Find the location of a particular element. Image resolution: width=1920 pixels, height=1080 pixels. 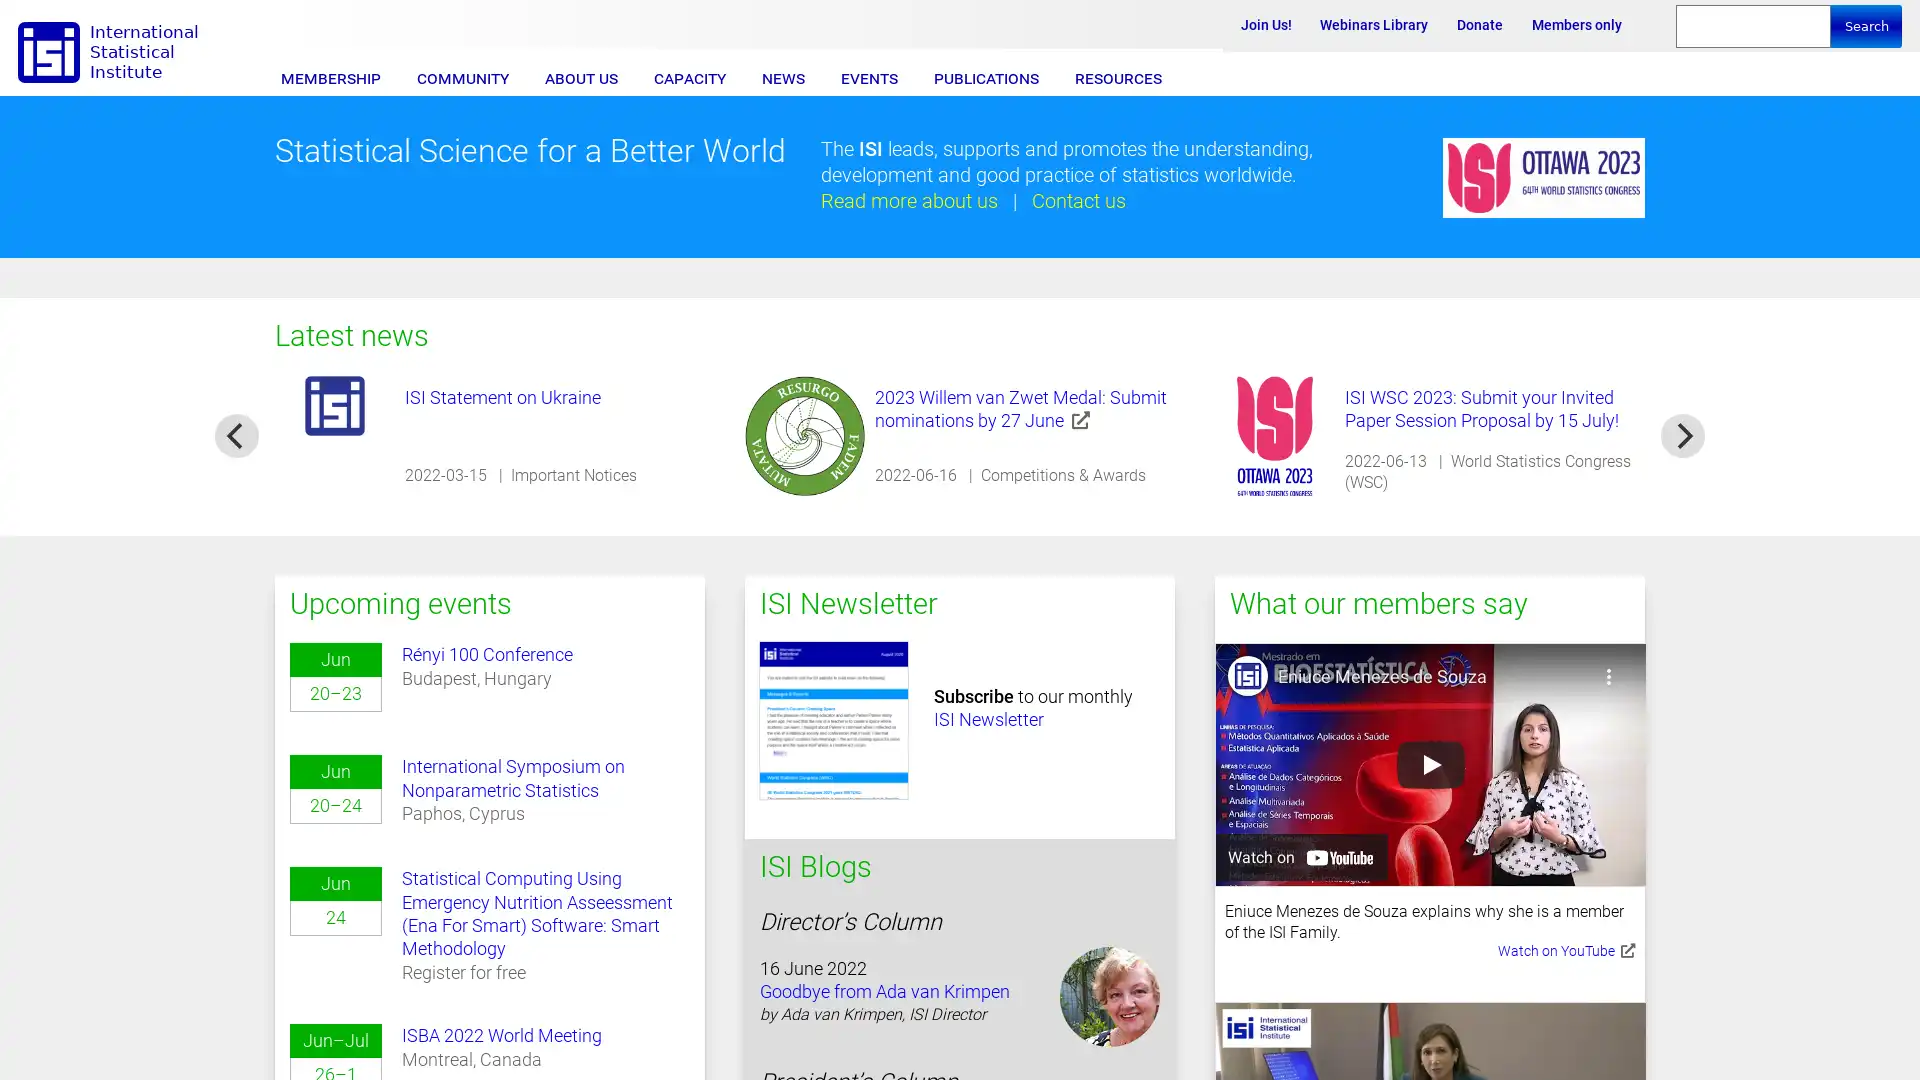

Search is located at coordinates (1865, 26).